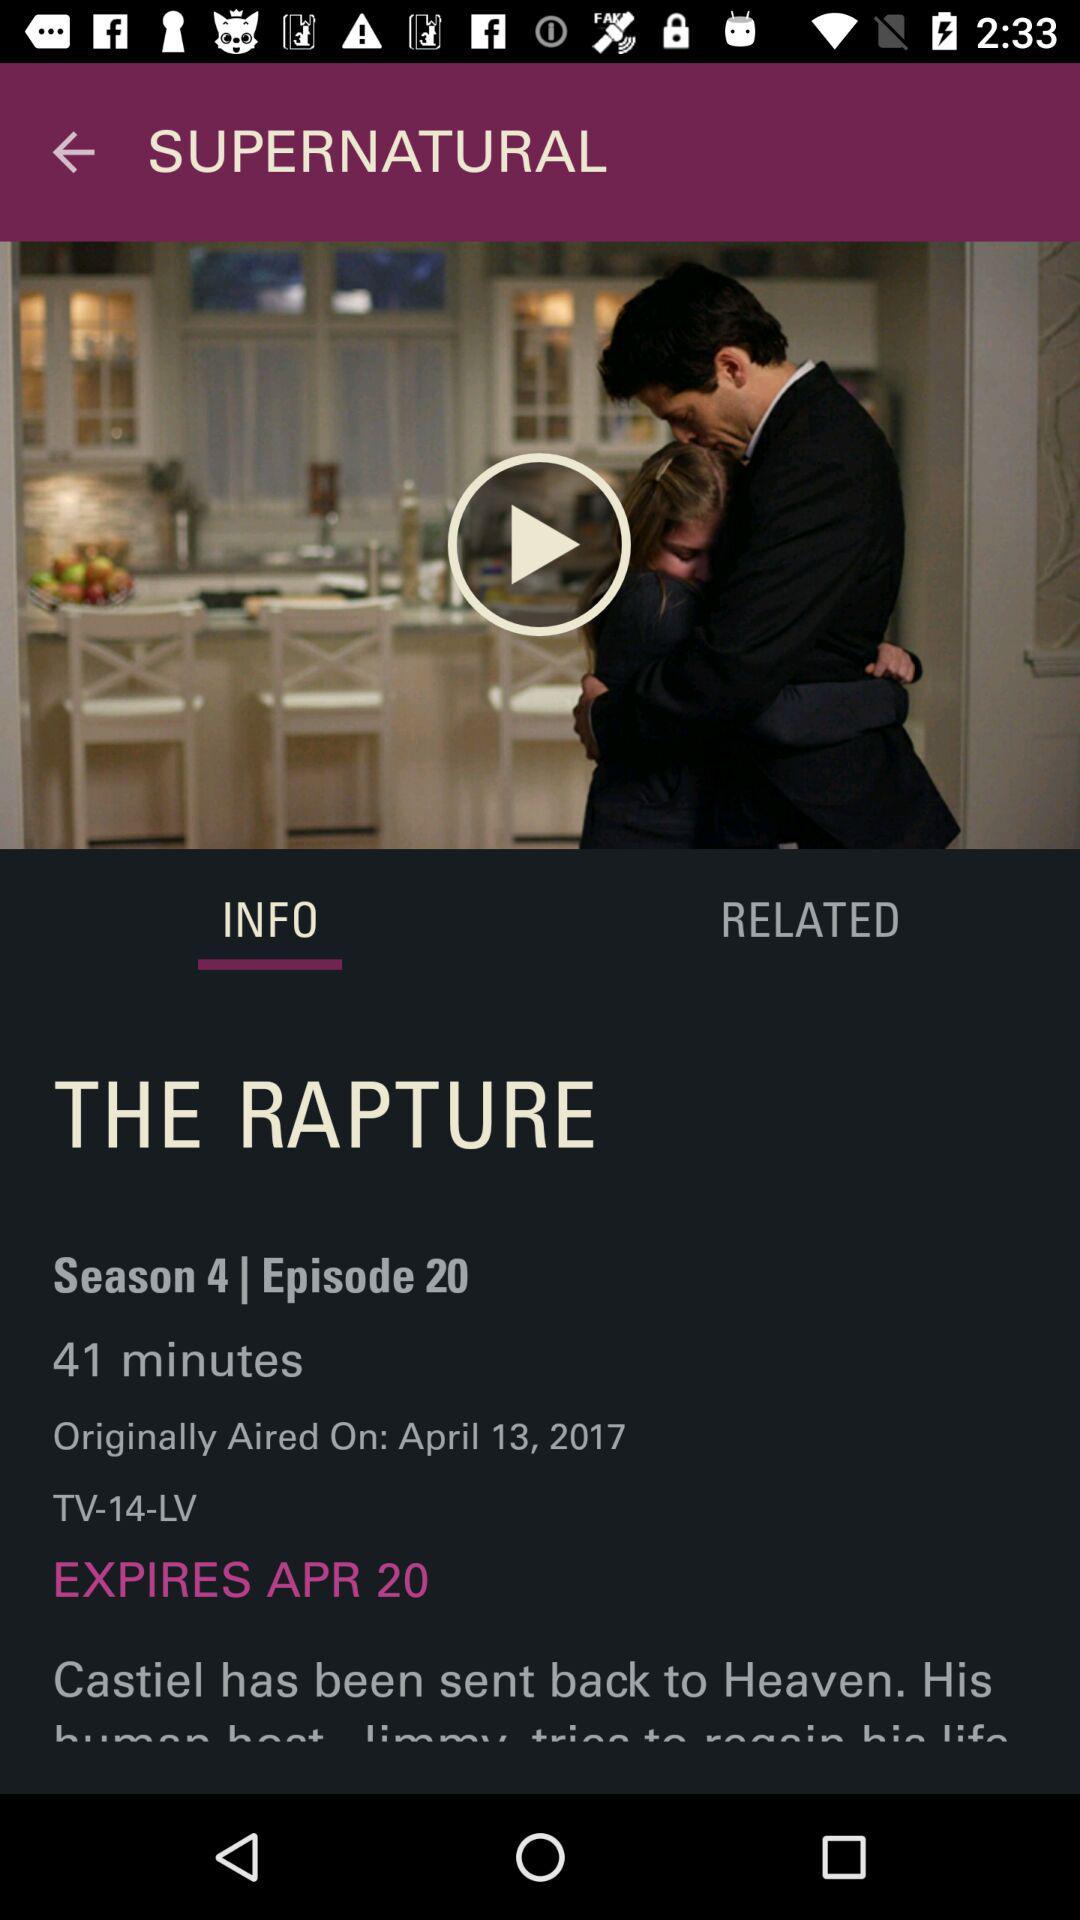 This screenshot has width=1080, height=1920. Describe the element at coordinates (270, 921) in the screenshot. I see `the item above the the rapture icon` at that location.